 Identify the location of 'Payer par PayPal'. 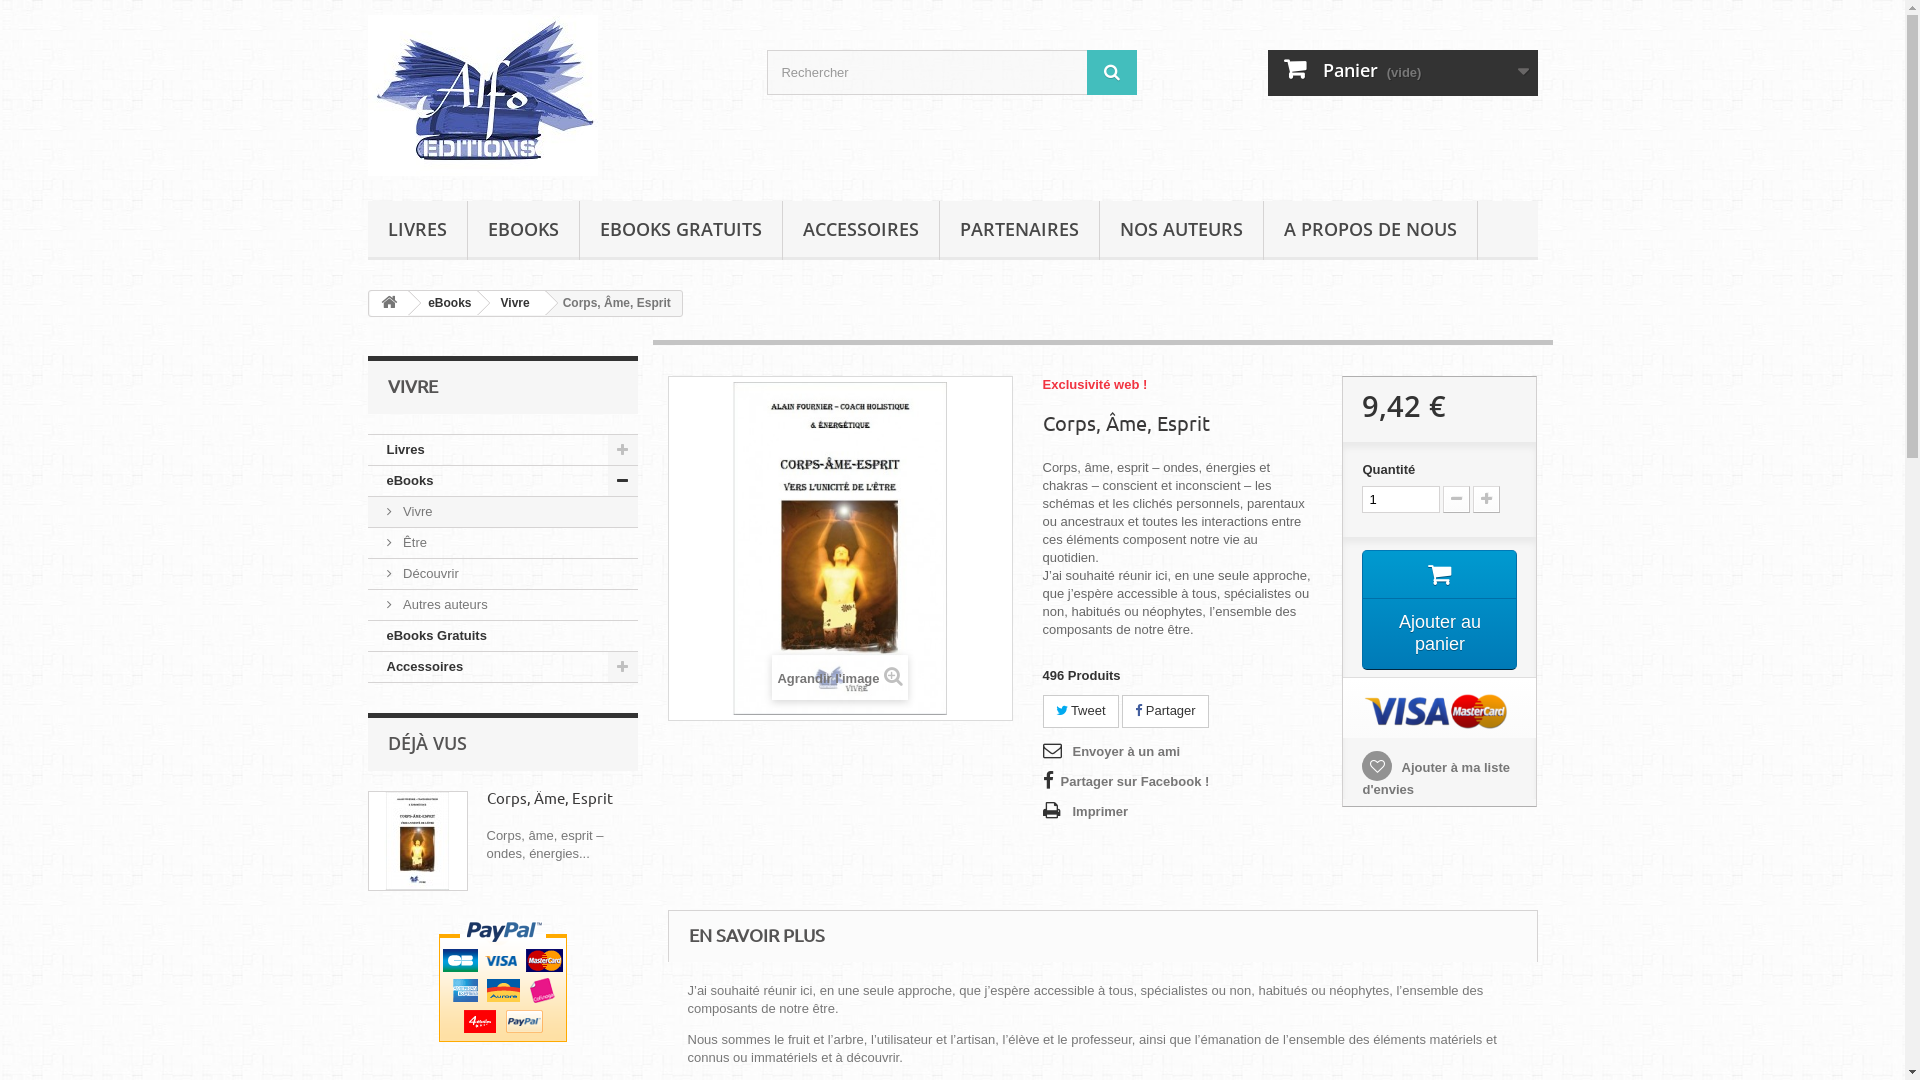
(436, 980).